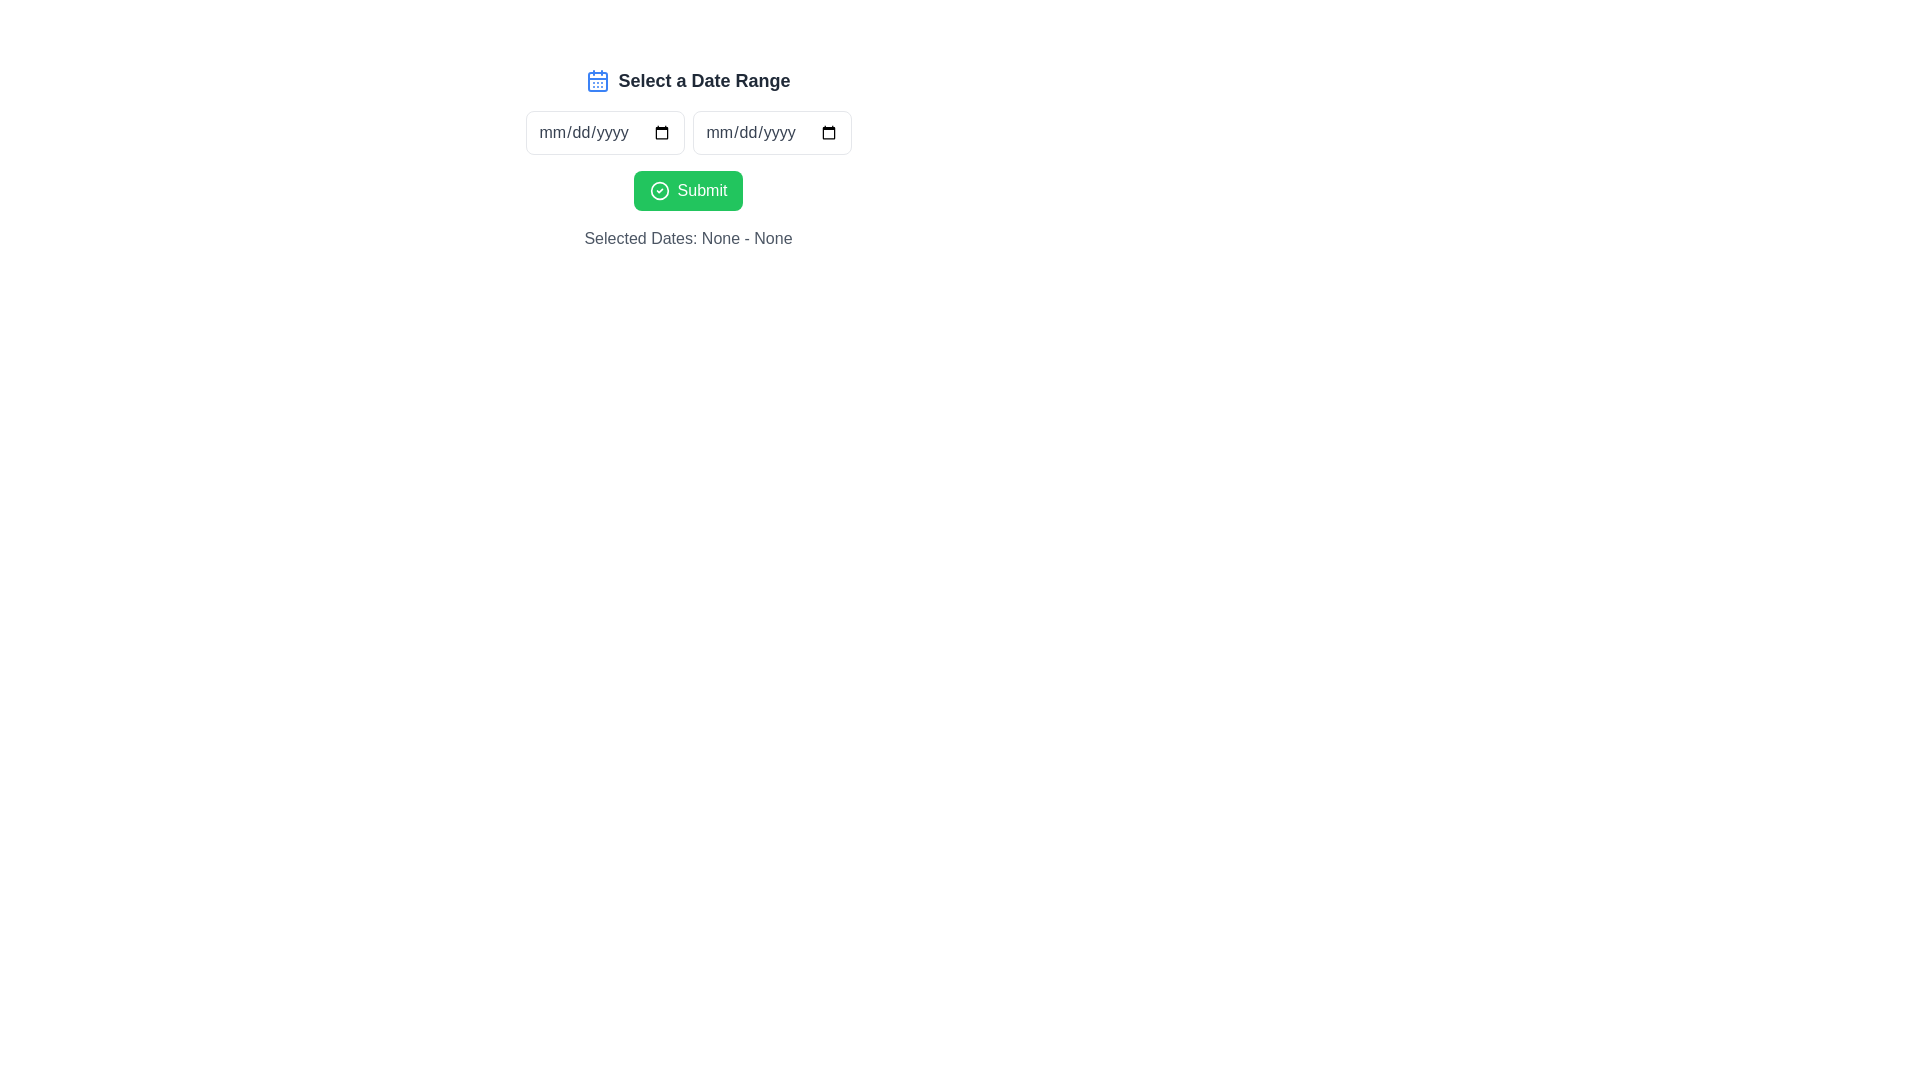 The height and width of the screenshot is (1080, 1920). I want to click on the green 'Submit' button with a white check icon, so click(687, 191).